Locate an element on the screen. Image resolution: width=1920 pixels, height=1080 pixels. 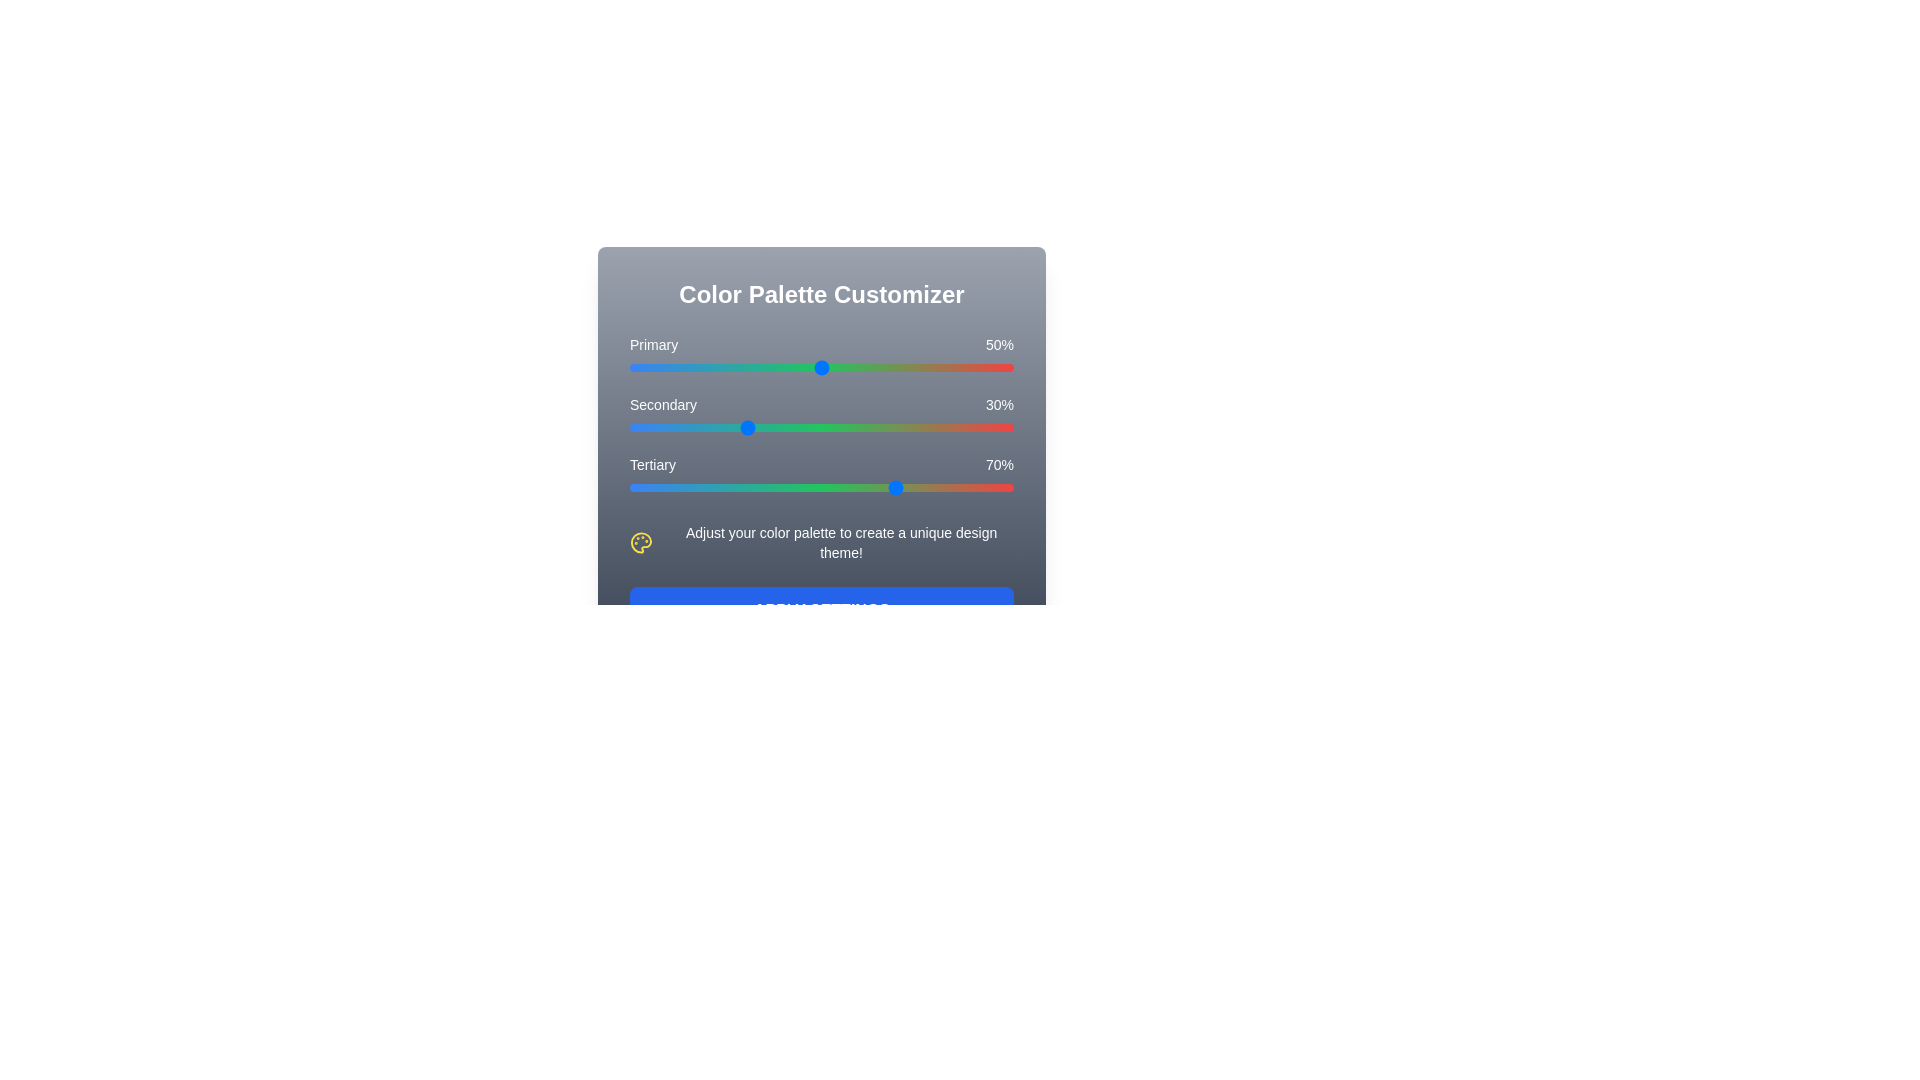
the Graphic Icon resembling a paint palette, which has a yellow outline and color samples, located to the left of the text 'Adjust your color palette to create a unique design theme!' is located at coordinates (641, 543).